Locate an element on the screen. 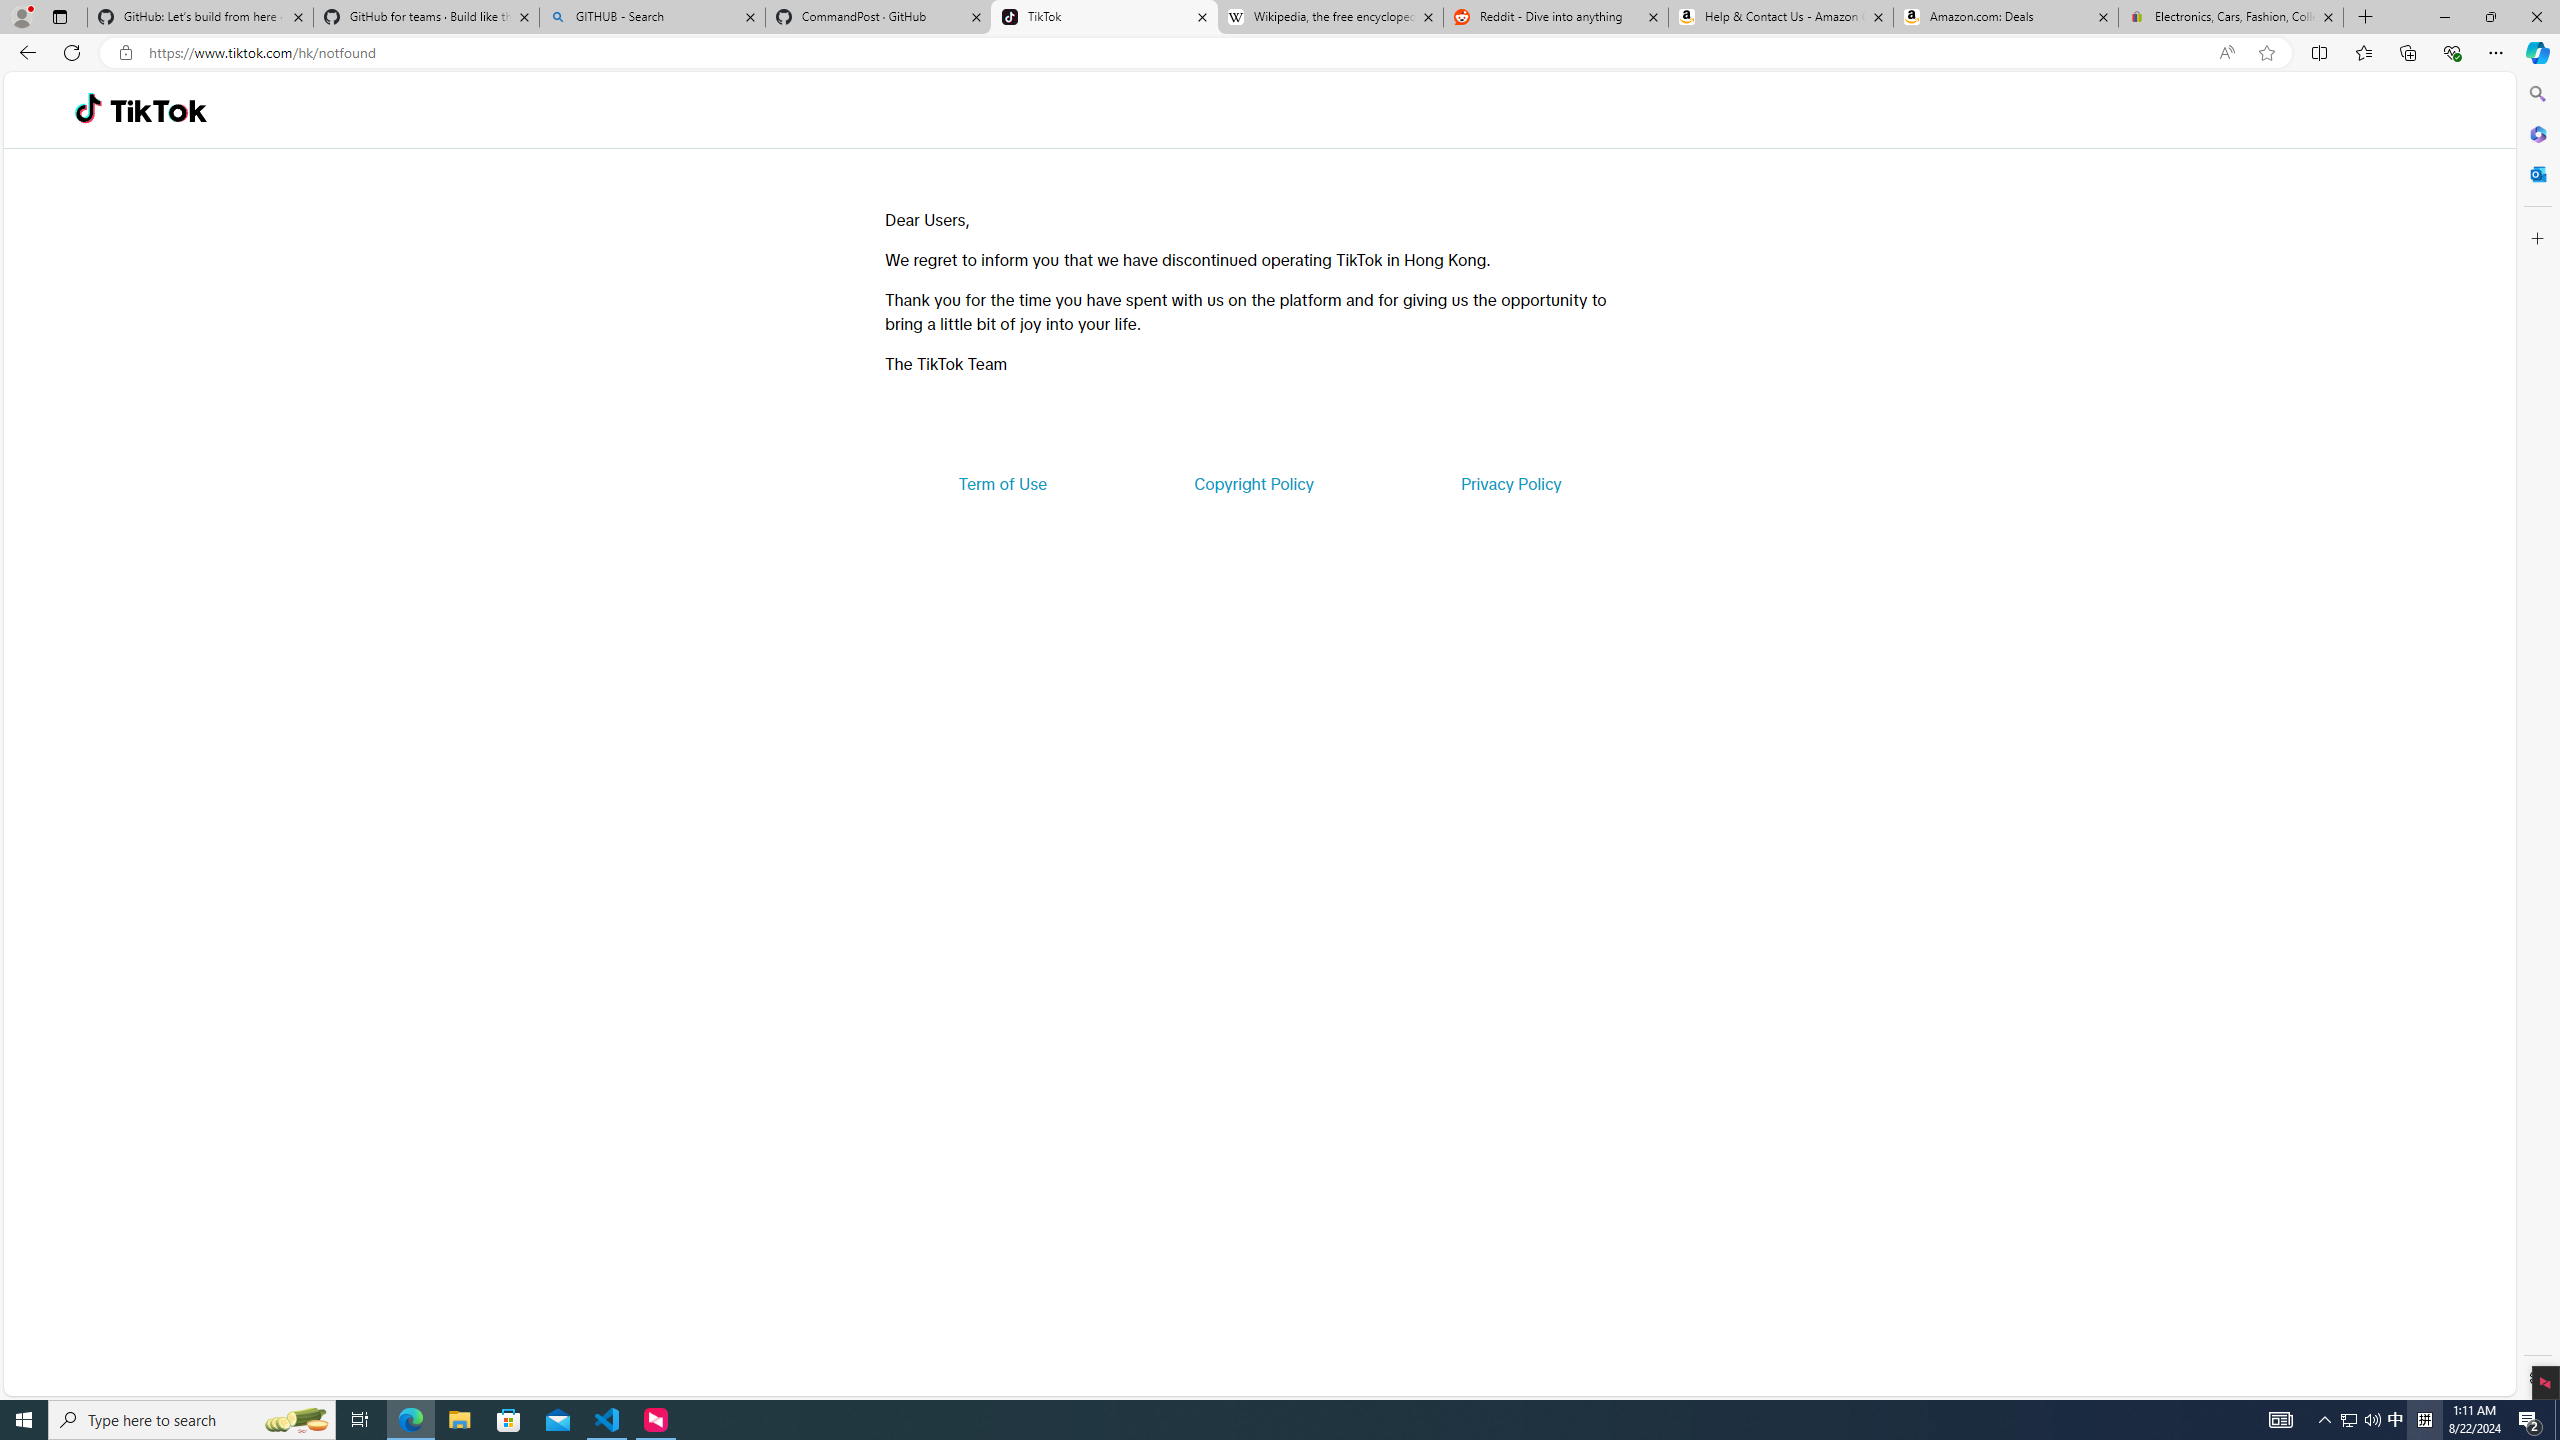  'GITHUB - Search' is located at coordinates (651, 16).